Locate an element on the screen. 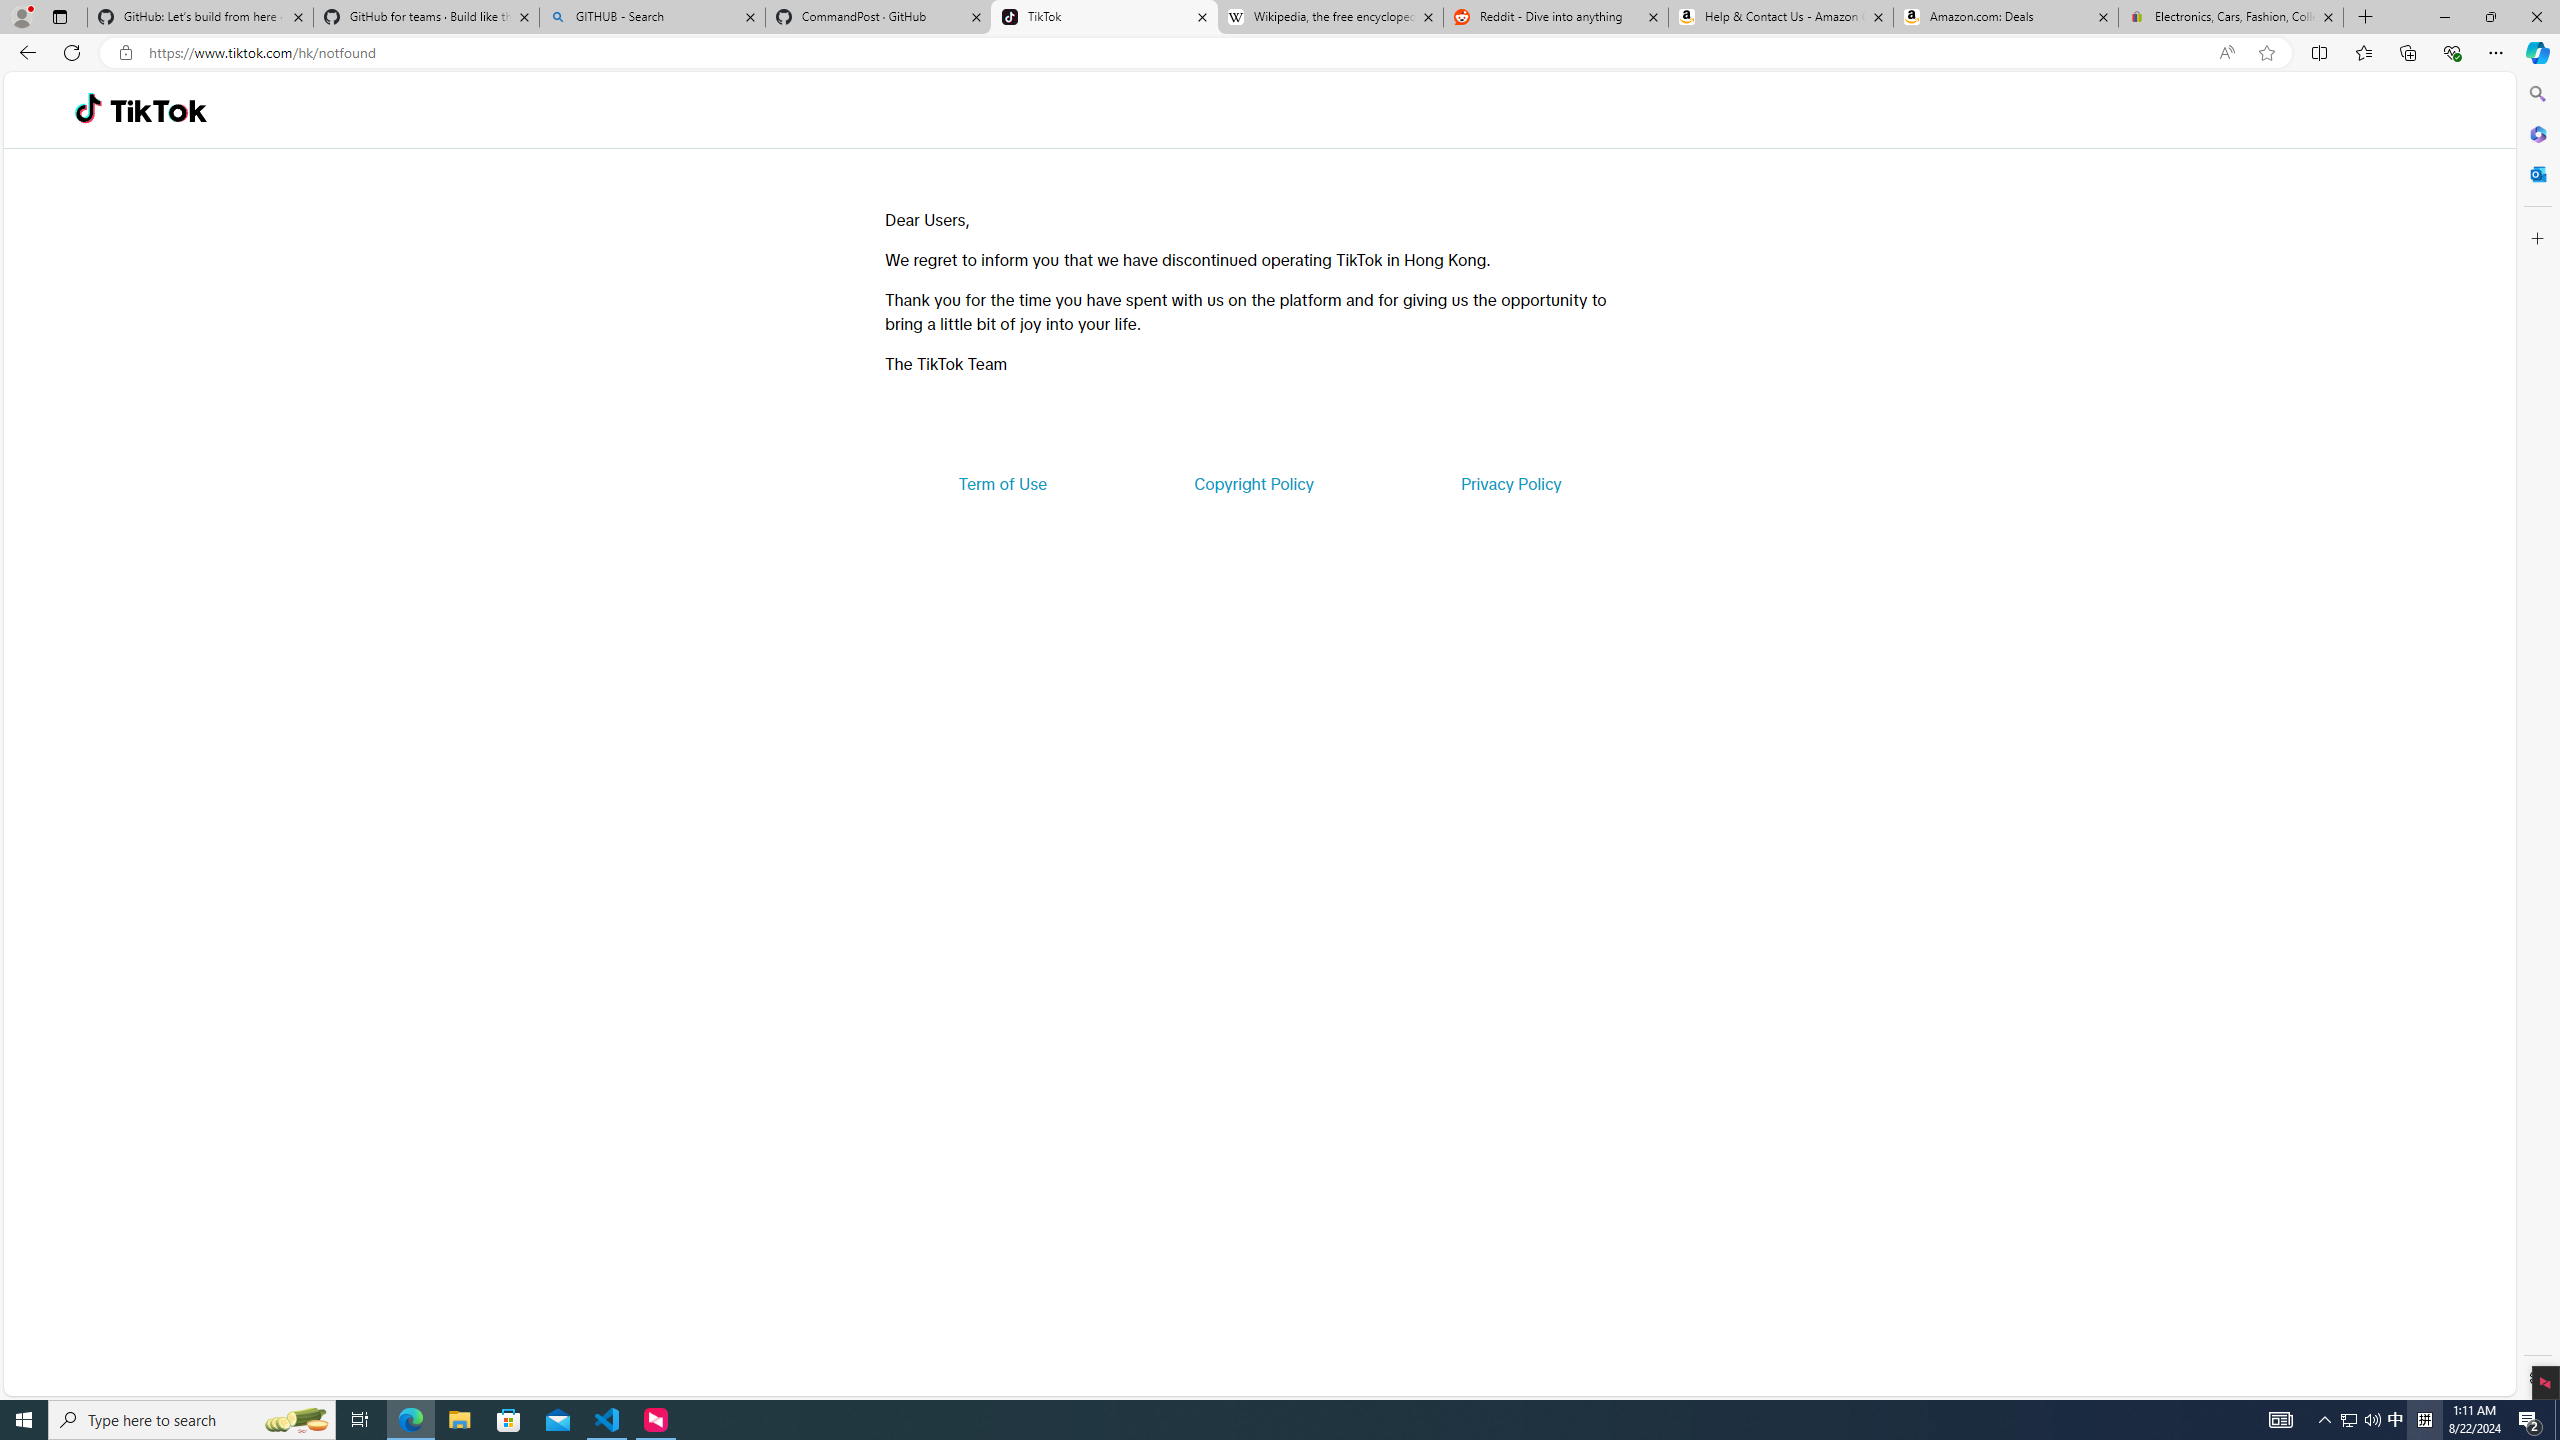  'GITHUB - Search' is located at coordinates (651, 16).